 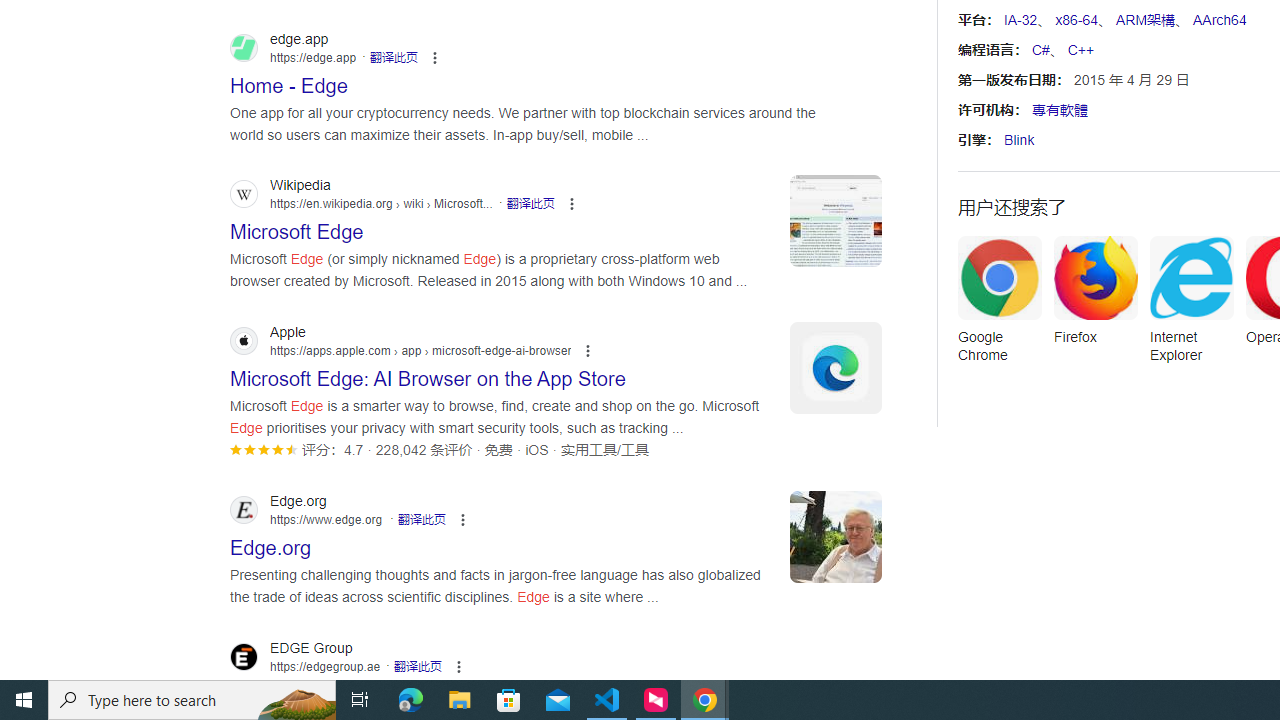 What do you see at coordinates (1019, 139) in the screenshot?
I see `'Blink'` at bounding box center [1019, 139].